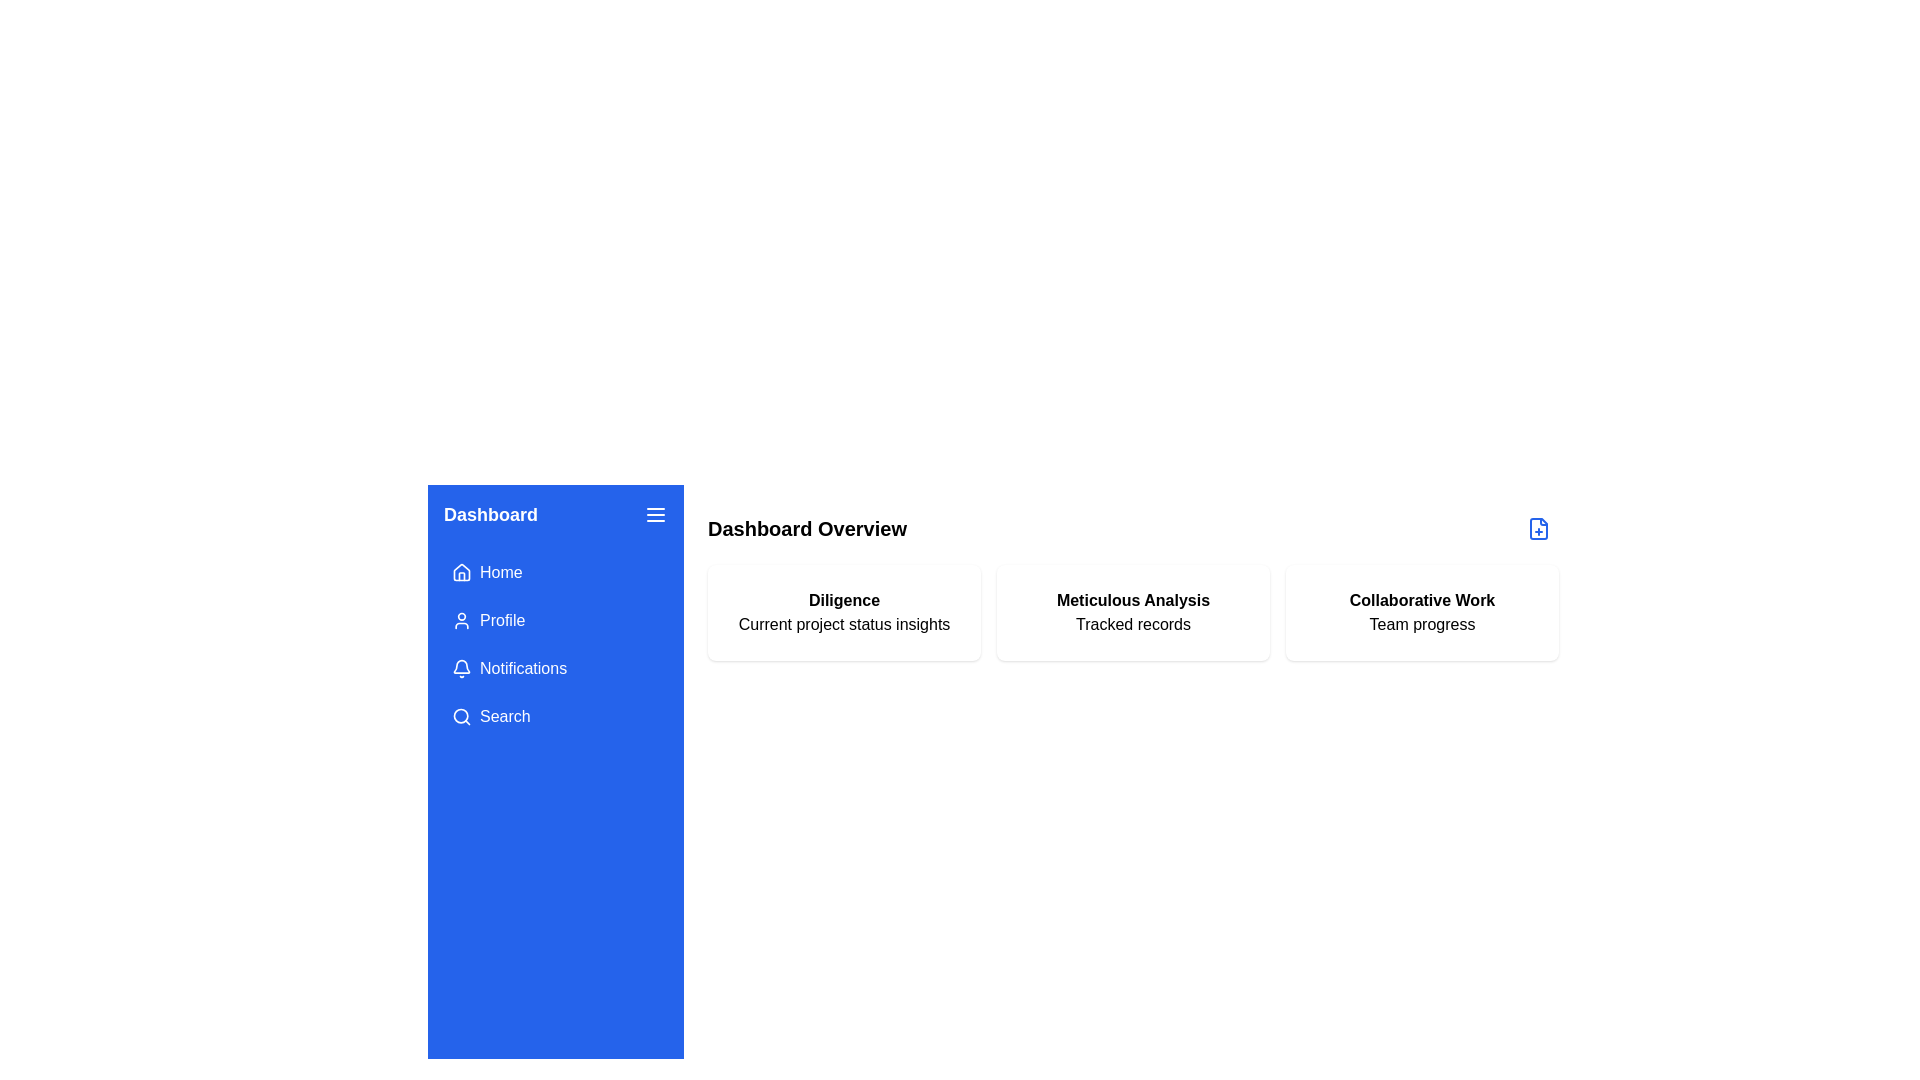 Image resolution: width=1920 pixels, height=1080 pixels. What do you see at coordinates (1538, 527) in the screenshot?
I see `the button with a blue document icon and a plus sign, located to the right of the 'Dashboard Overview' header to trigger the hover effect` at bounding box center [1538, 527].